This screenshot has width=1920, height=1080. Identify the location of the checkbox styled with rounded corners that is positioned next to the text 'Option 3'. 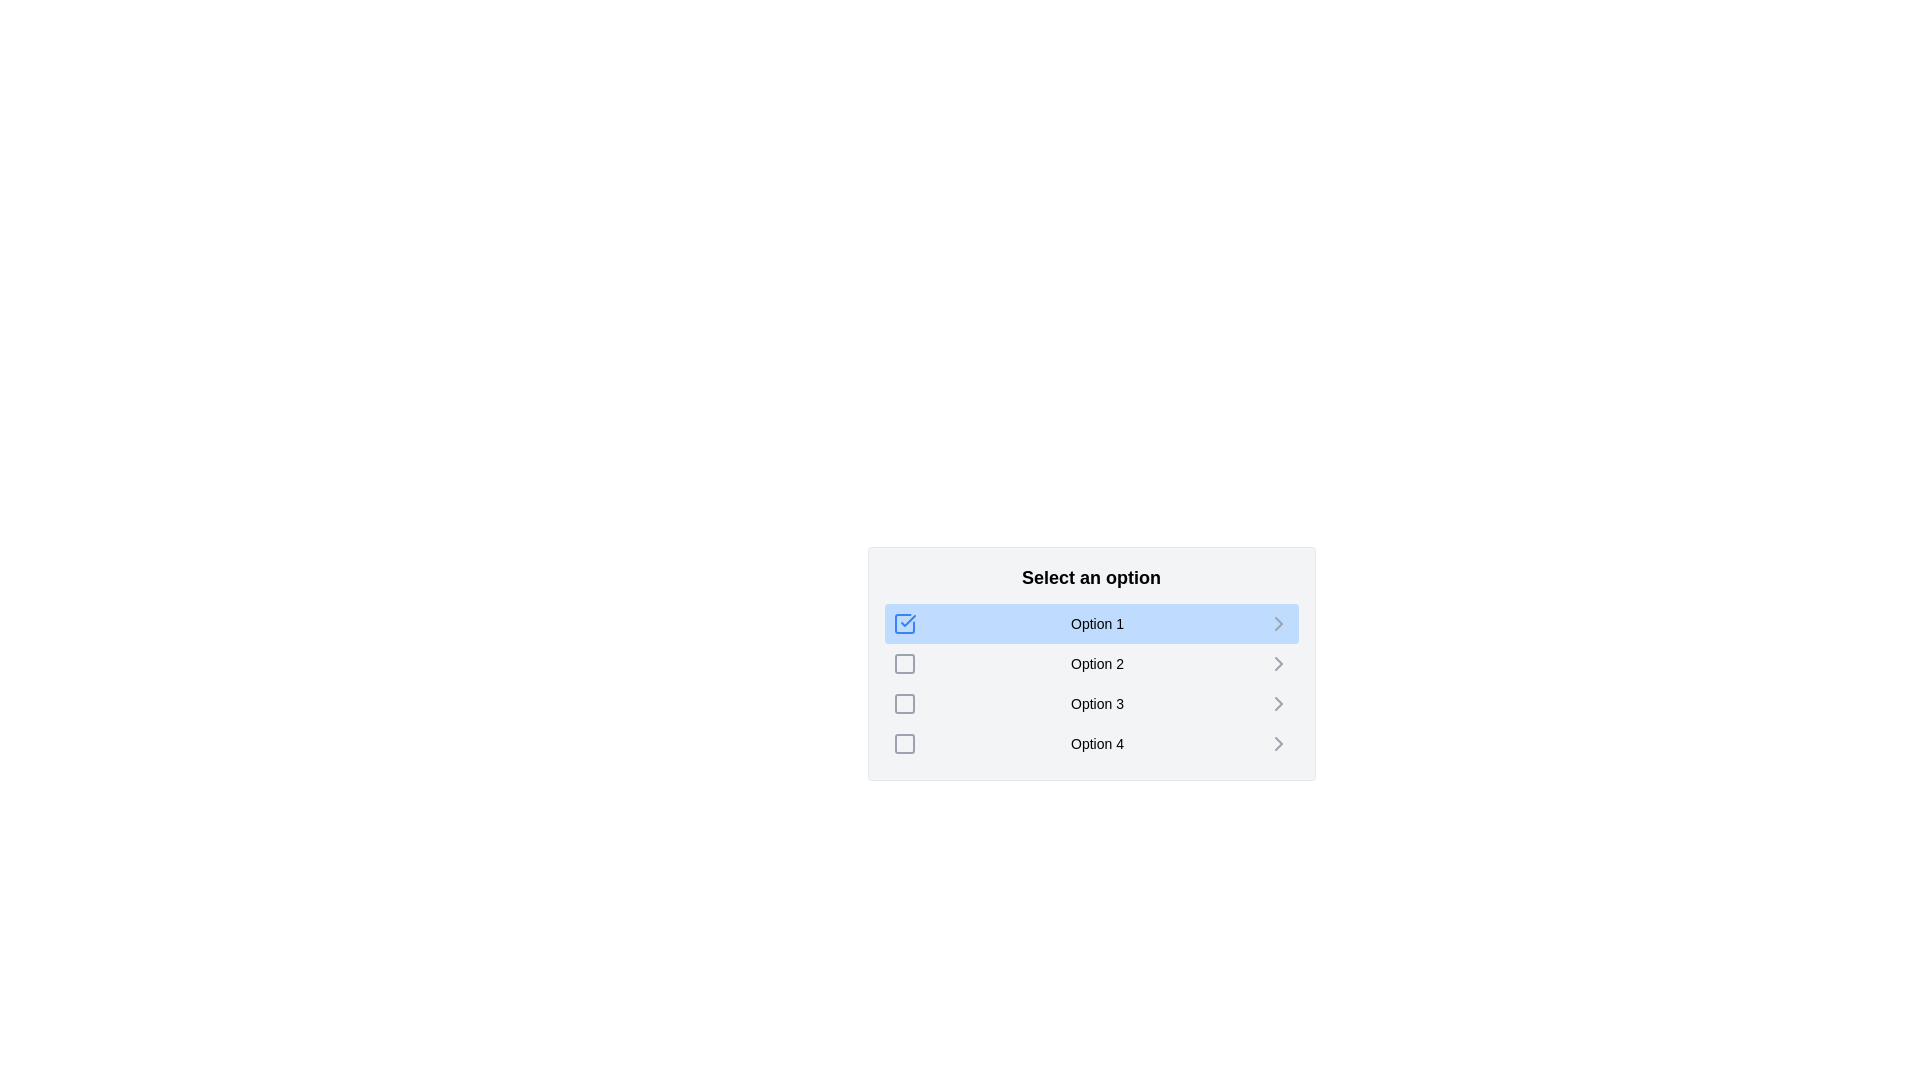
(903, 703).